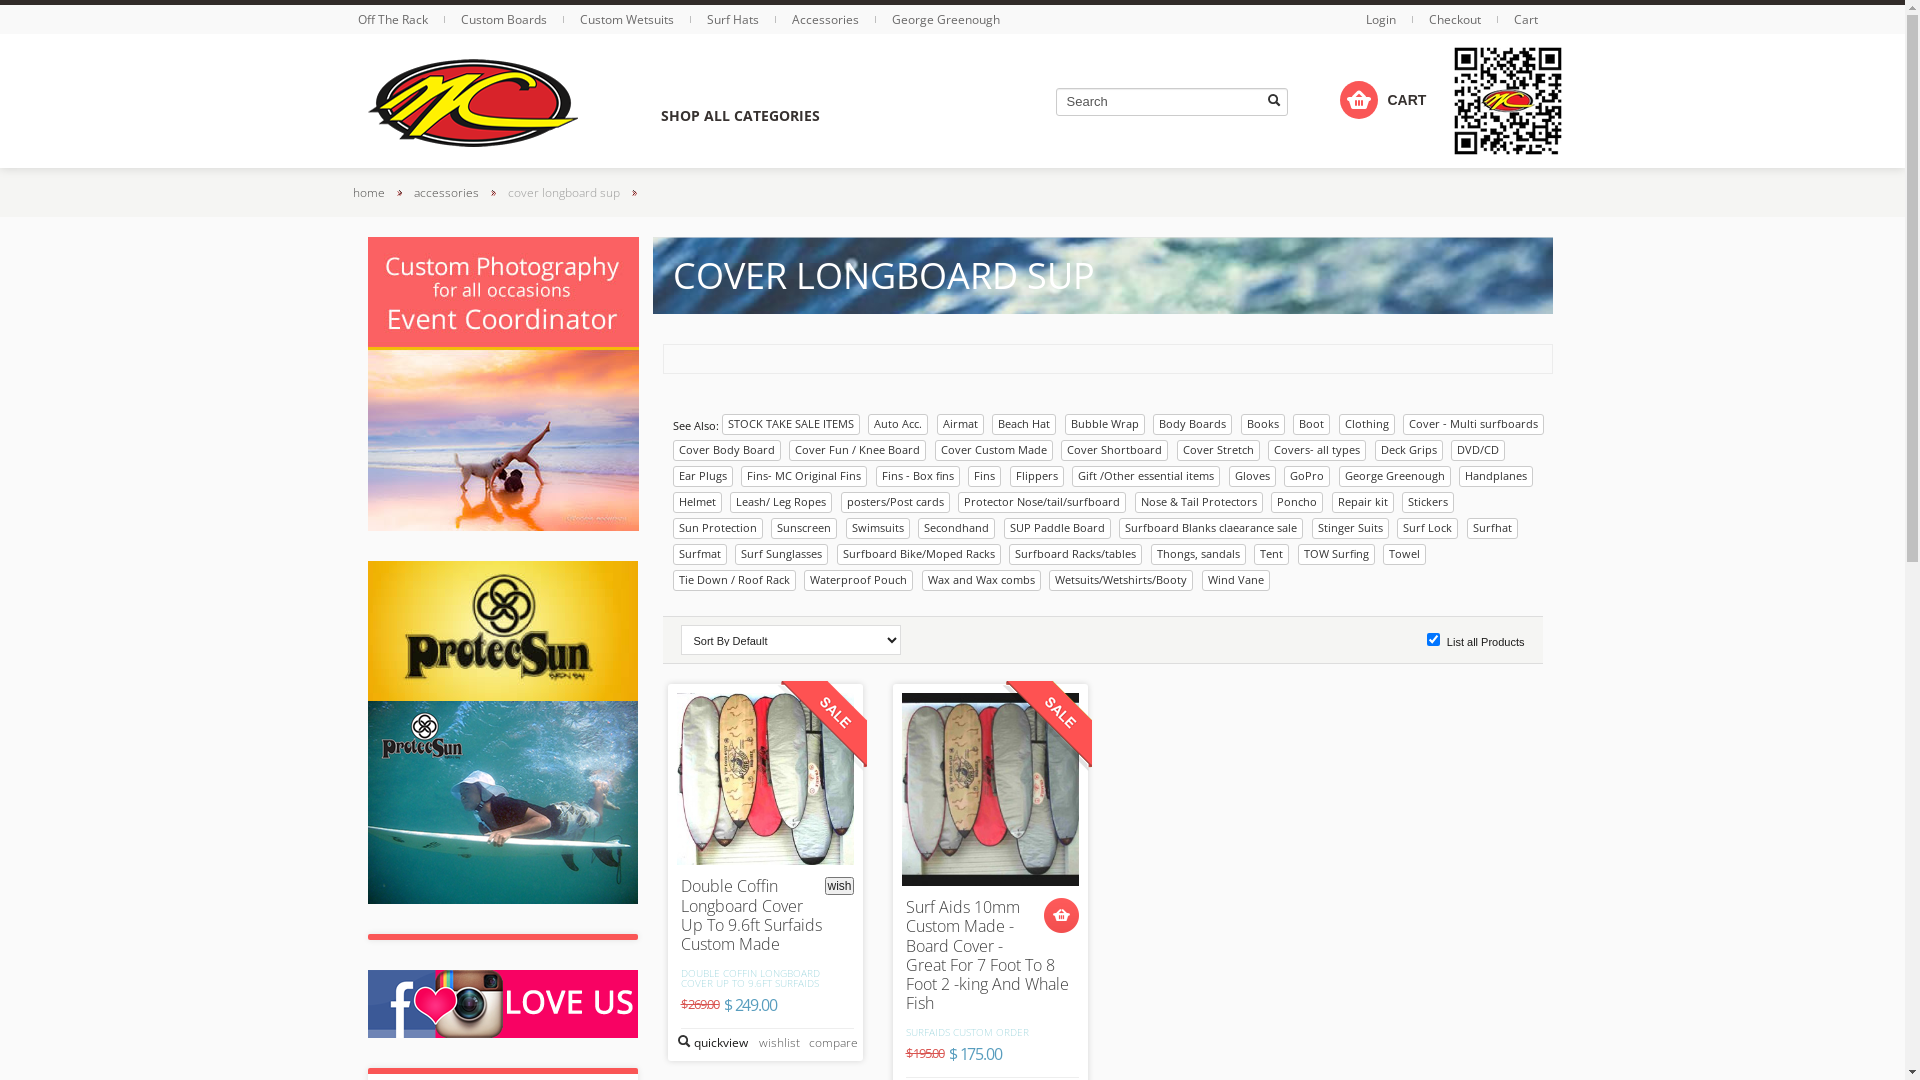  Describe the element at coordinates (732, 580) in the screenshot. I see `'Tie Down / Roof Rack'` at that location.